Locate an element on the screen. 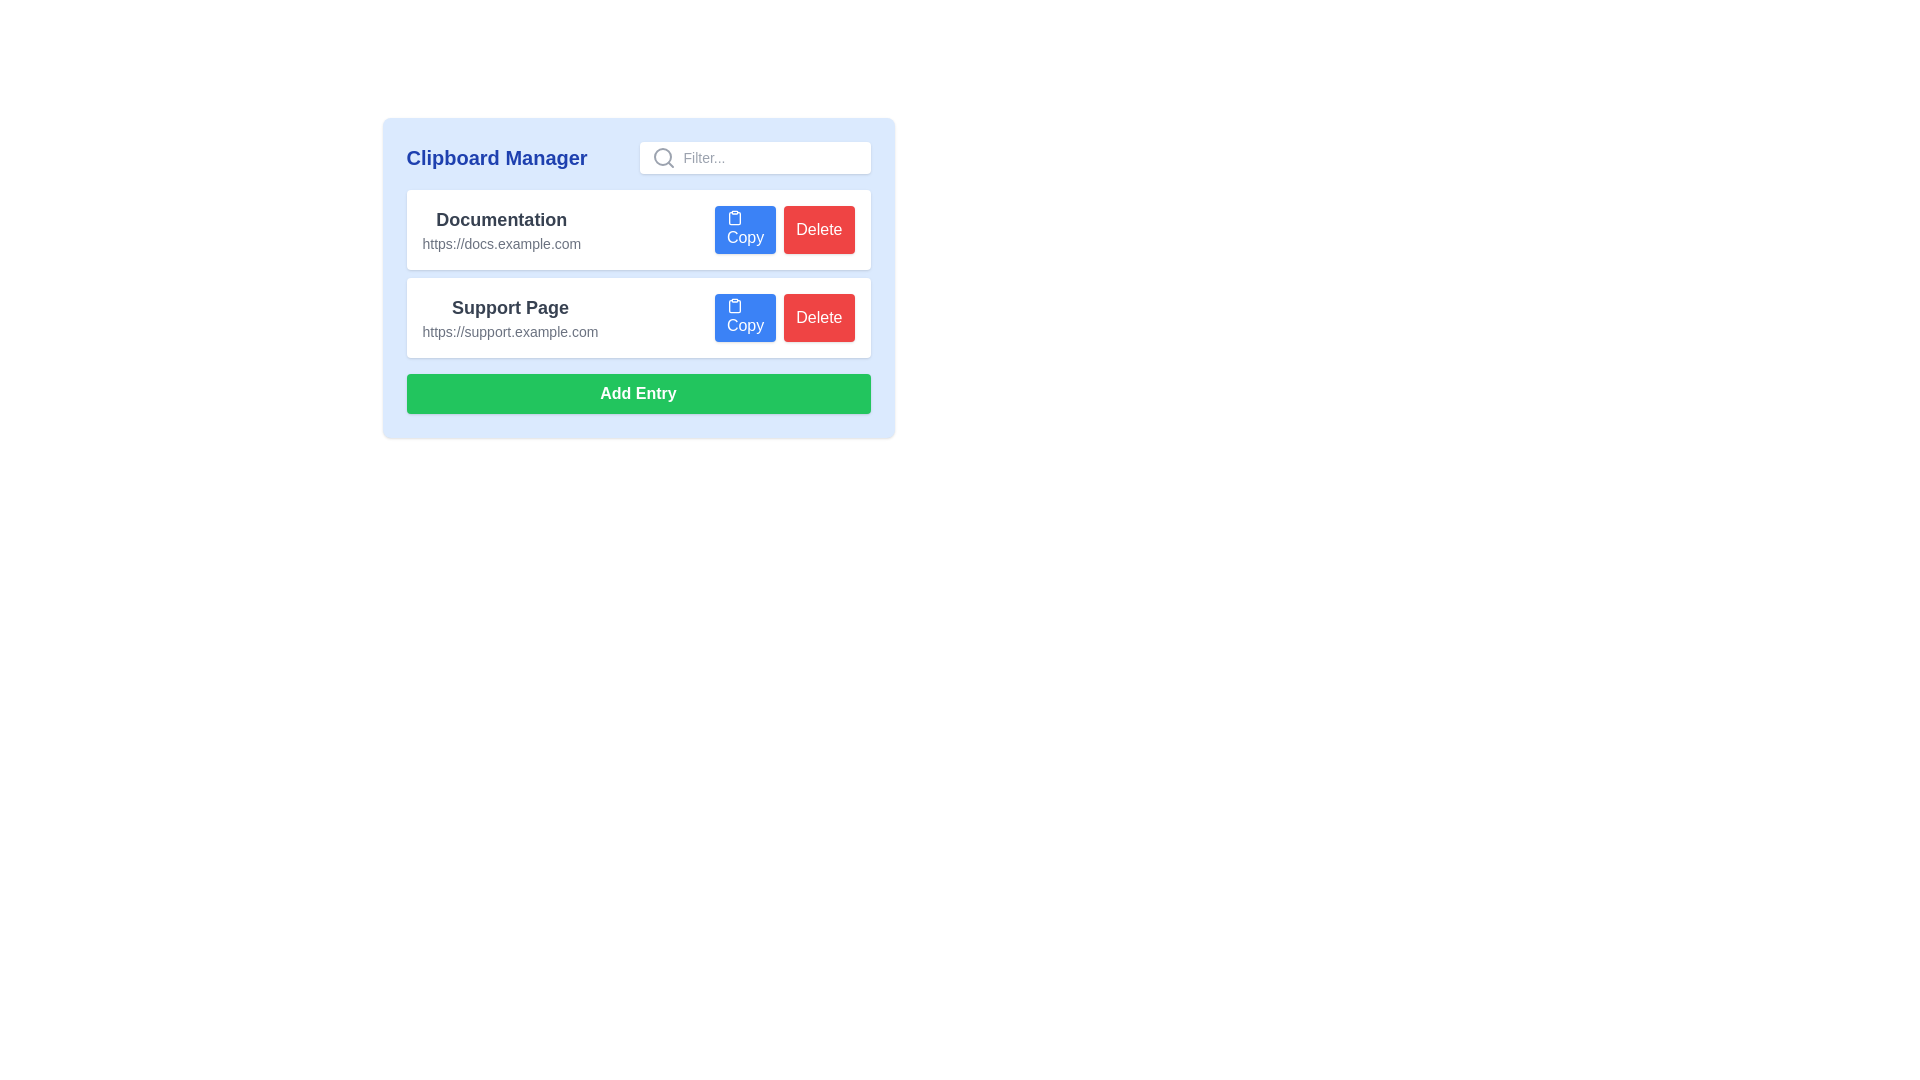 The image size is (1920, 1080). the clipboard icon embedded within the 'Copy' button located on the first row of clipboard entries, indicating its function to duplicate the associated URL is located at coordinates (733, 218).